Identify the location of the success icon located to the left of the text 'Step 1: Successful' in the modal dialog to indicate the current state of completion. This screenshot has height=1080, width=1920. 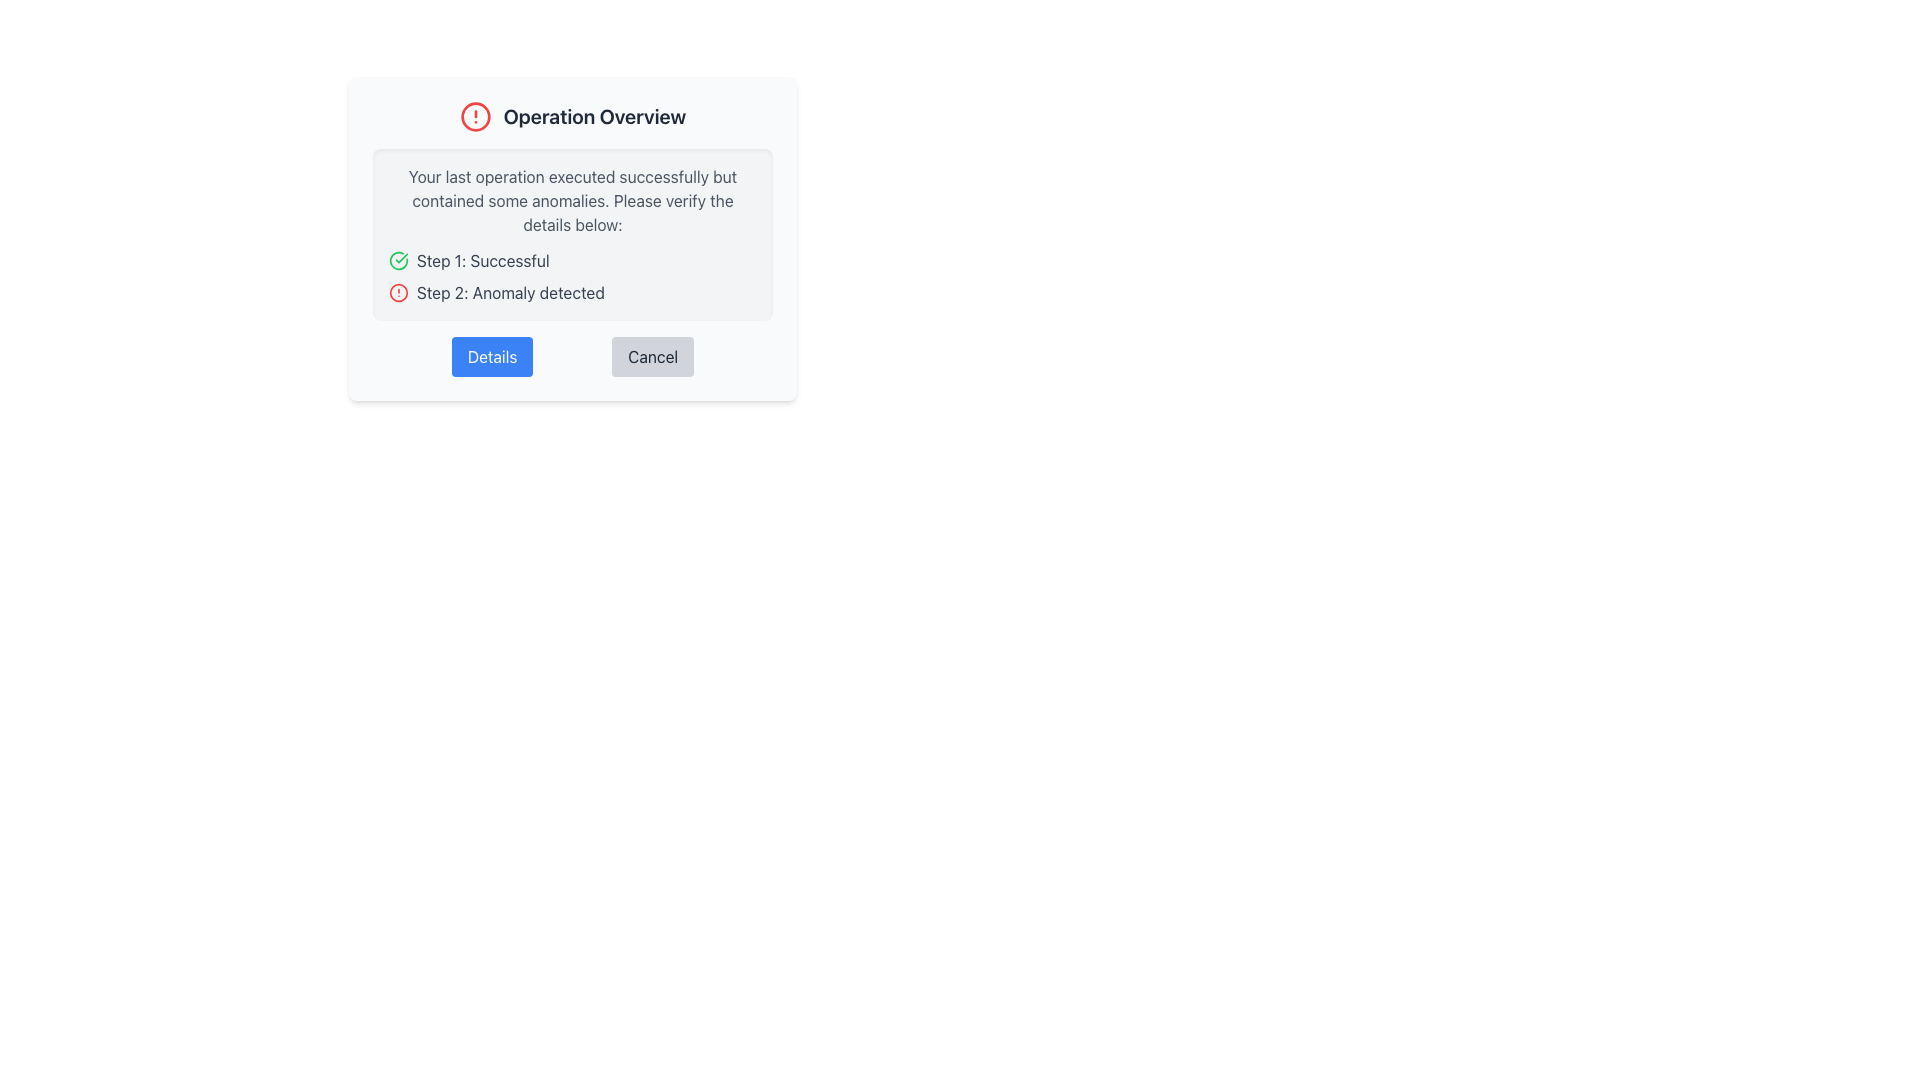
(398, 260).